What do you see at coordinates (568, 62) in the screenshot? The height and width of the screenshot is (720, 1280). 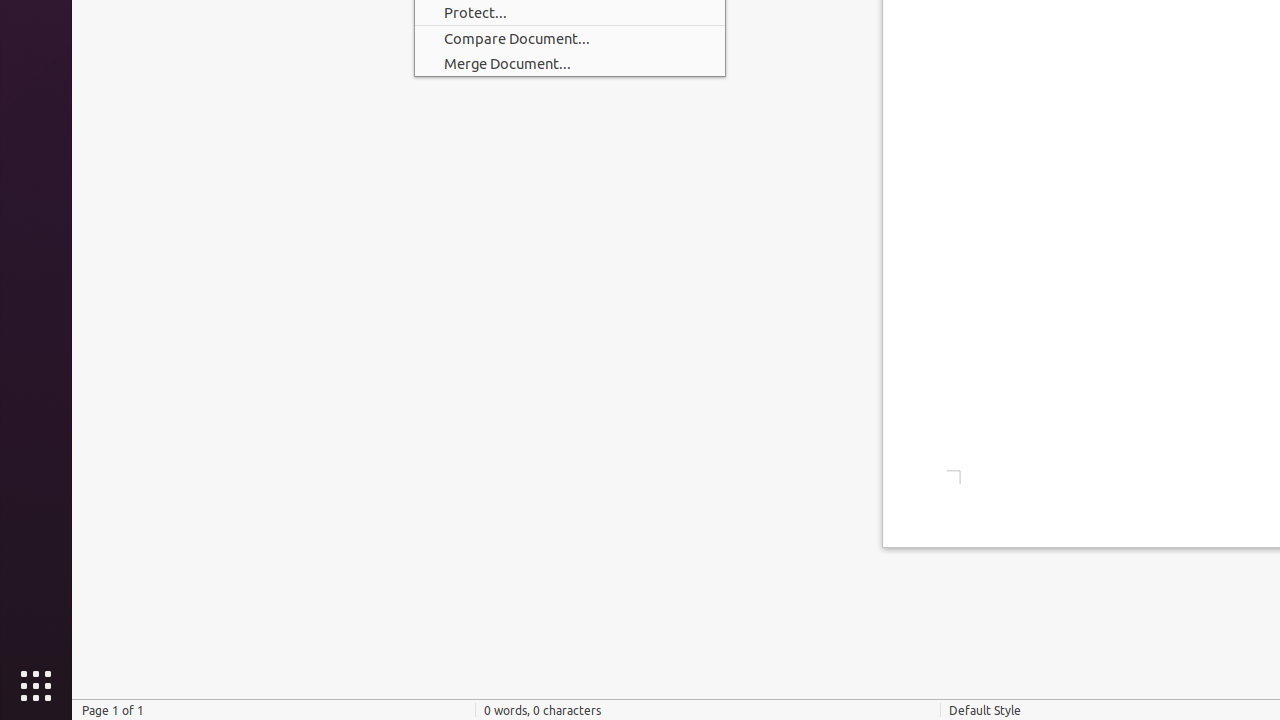 I see `'Merge Document...'` at bounding box center [568, 62].